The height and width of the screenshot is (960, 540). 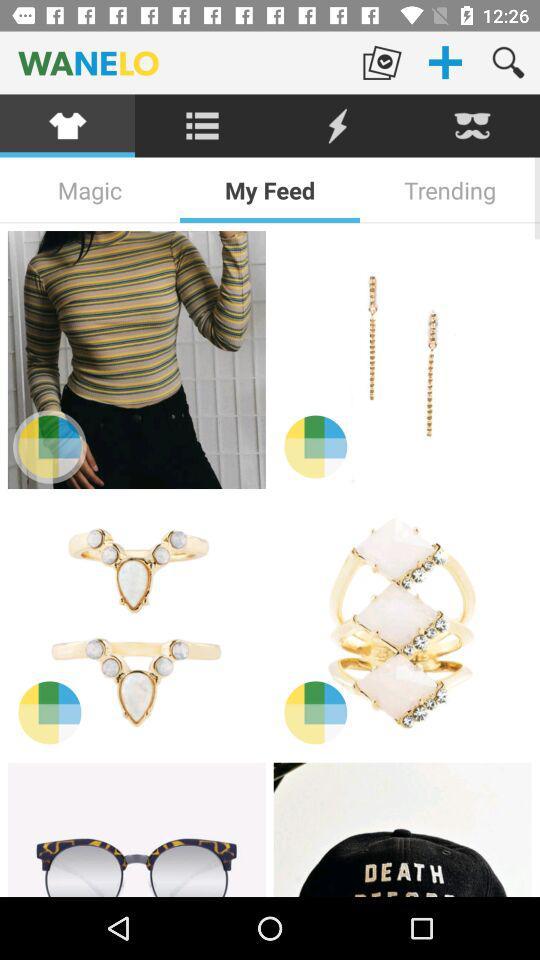 I want to click on pick the image, so click(x=135, y=624).